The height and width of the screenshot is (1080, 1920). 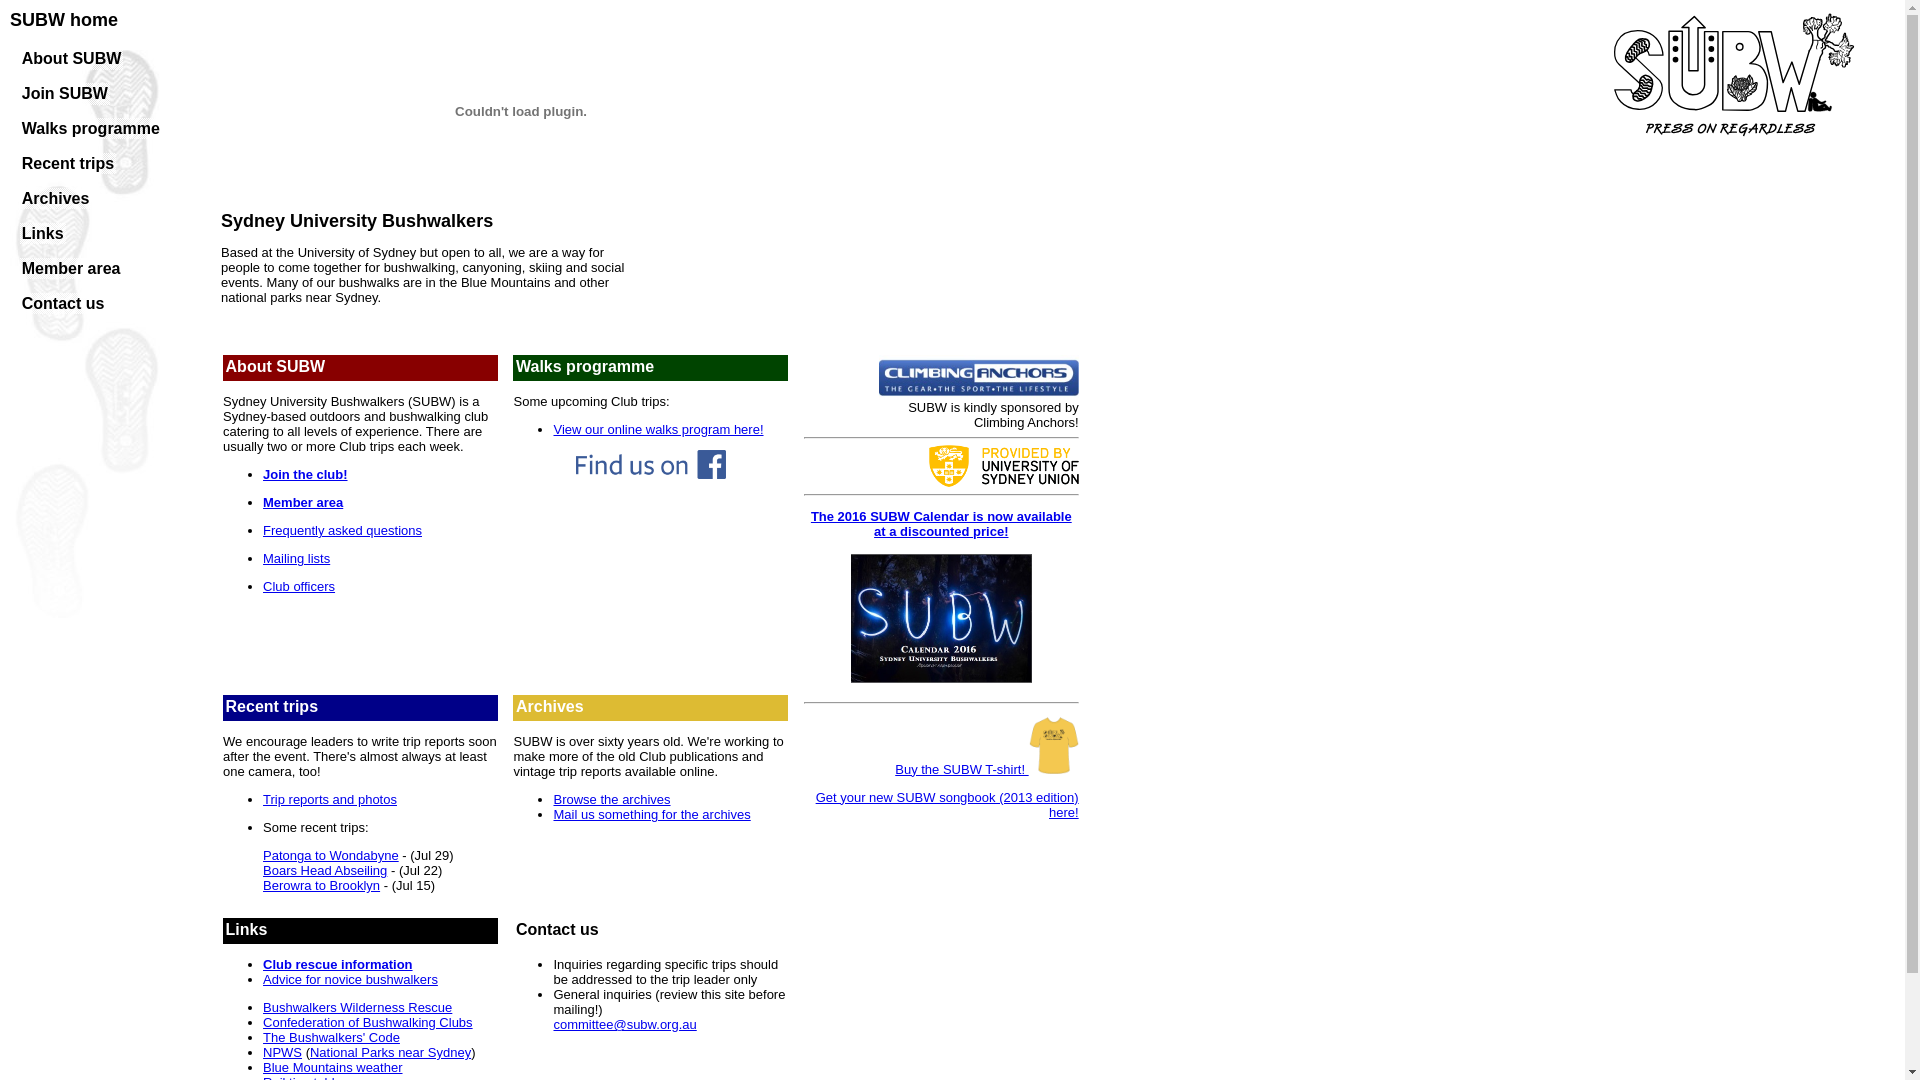 What do you see at coordinates (552, 1024) in the screenshot?
I see `'committee@subw.org.au'` at bounding box center [552, 1024].